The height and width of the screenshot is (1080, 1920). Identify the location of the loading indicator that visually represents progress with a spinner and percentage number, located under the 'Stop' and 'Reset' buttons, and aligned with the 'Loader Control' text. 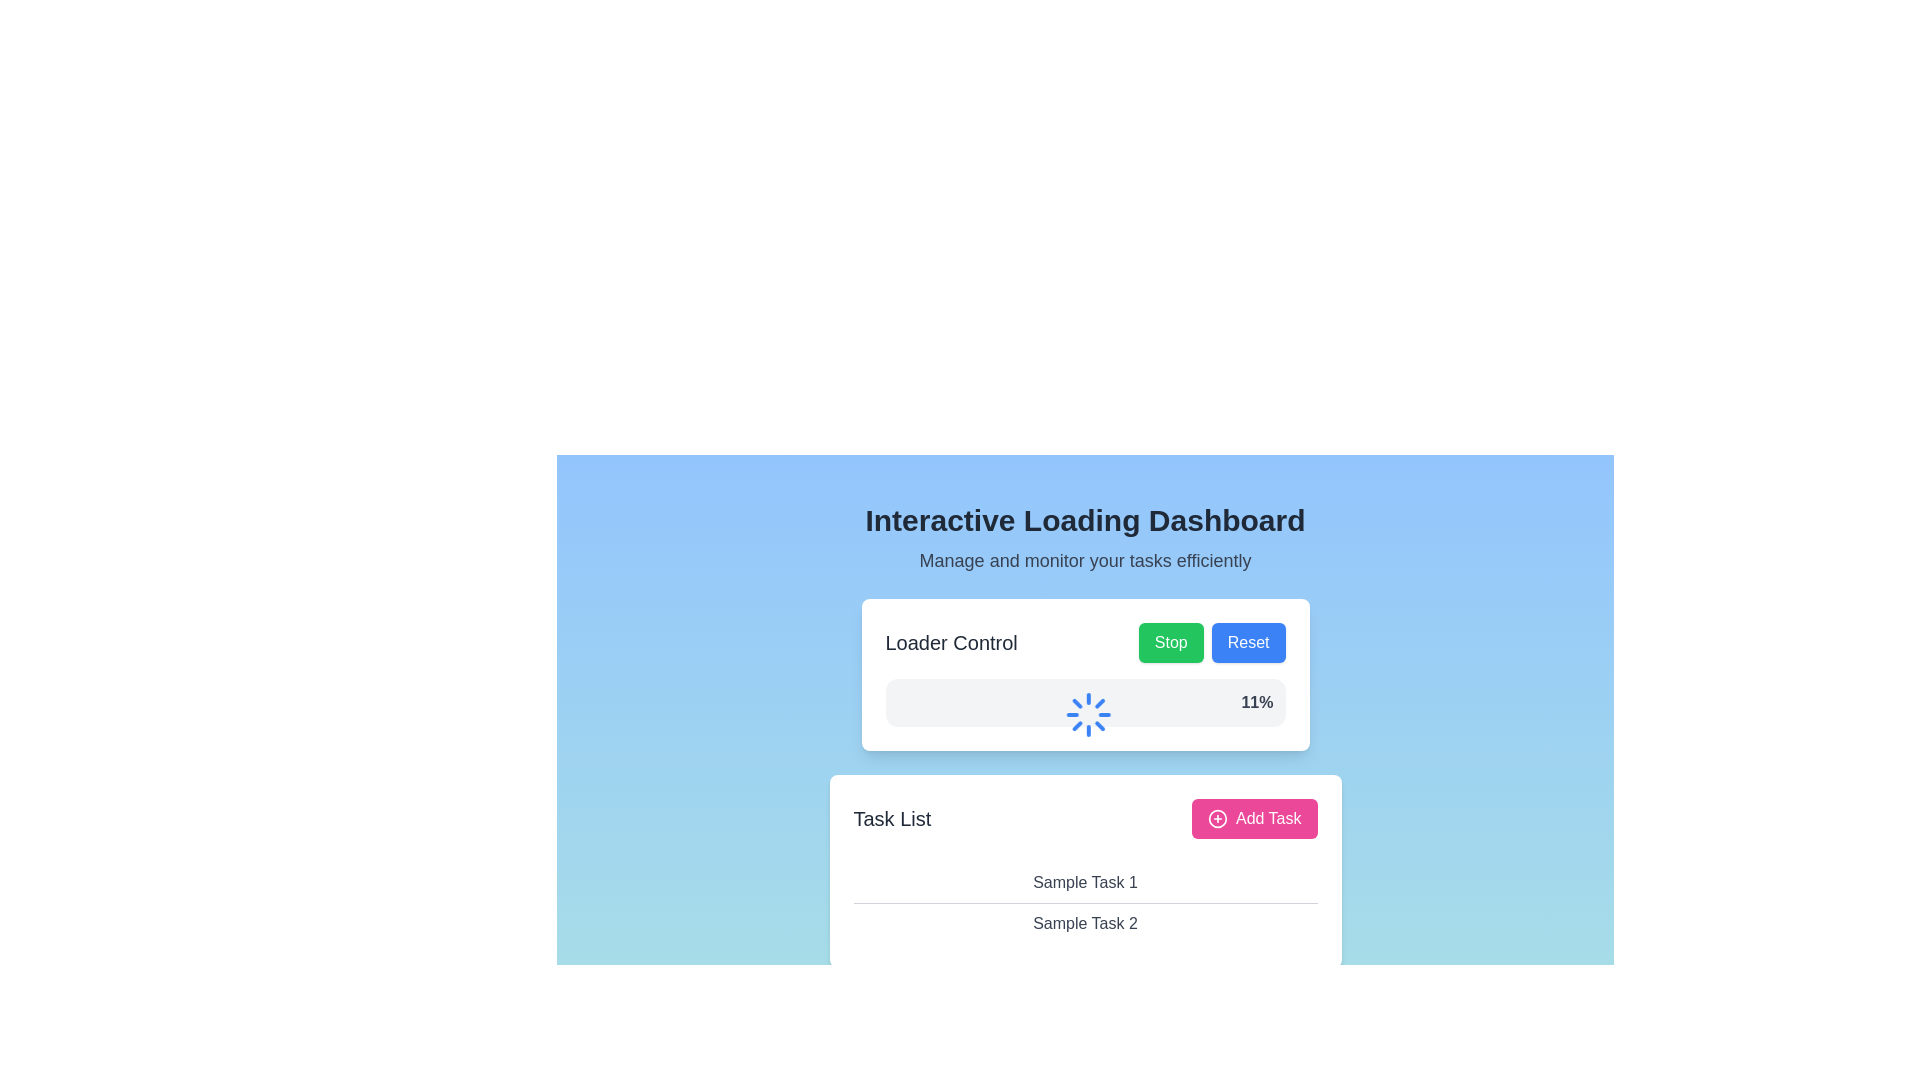
(1084, 701).